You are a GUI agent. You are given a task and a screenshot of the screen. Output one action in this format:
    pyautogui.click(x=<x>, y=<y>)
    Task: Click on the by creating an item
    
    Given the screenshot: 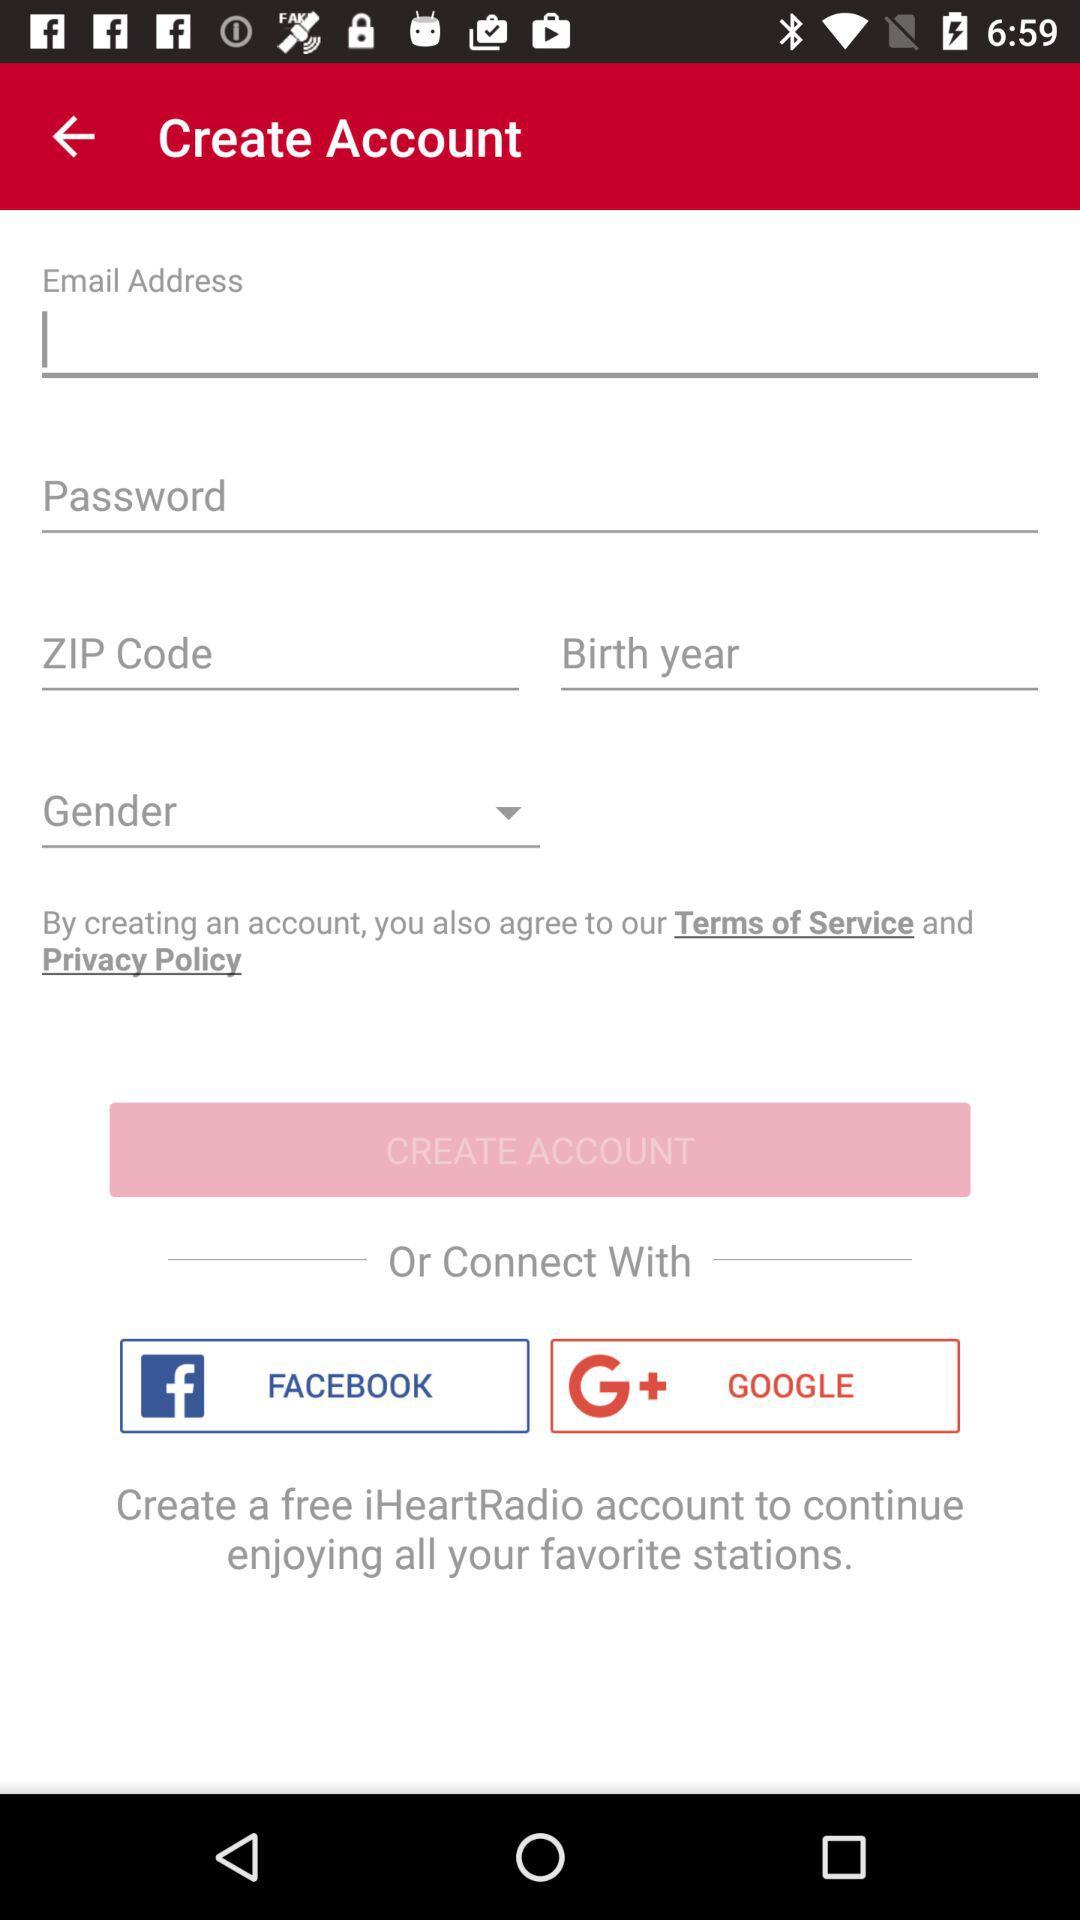 What is the action you would take?
    pyautogui.click(x=540, y=938)
    